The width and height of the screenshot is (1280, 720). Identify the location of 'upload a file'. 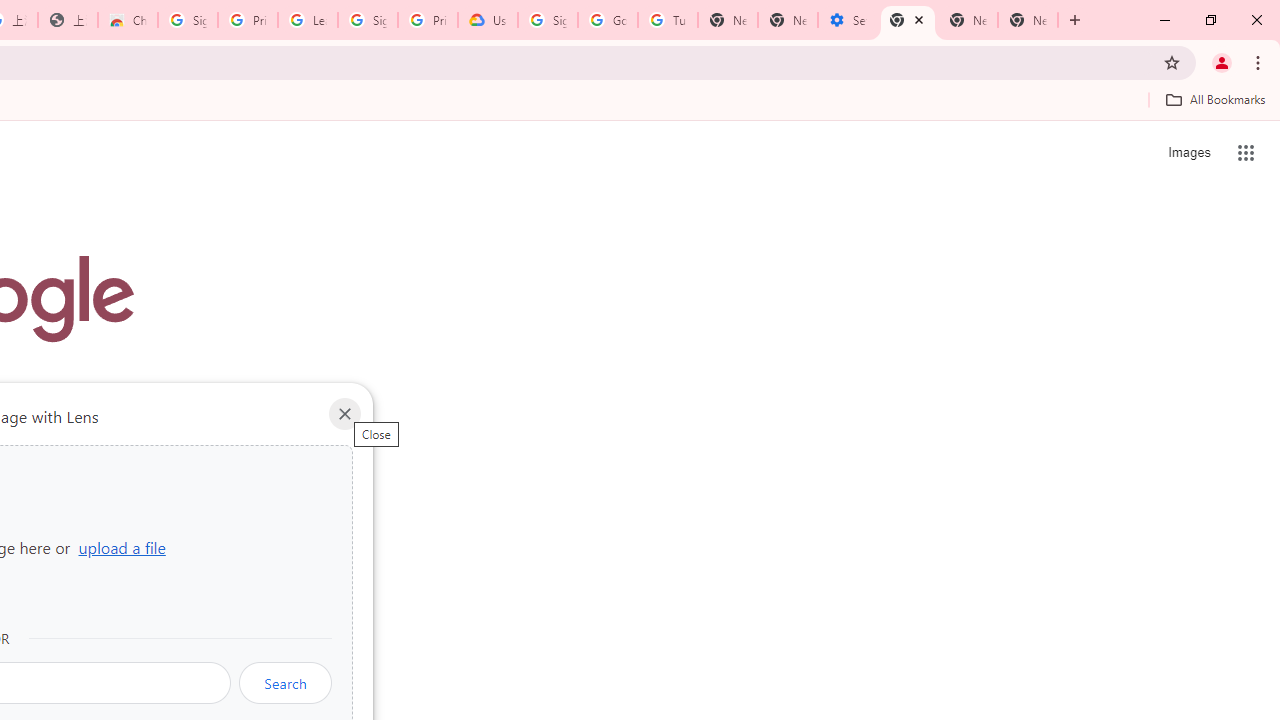
(121, 547).